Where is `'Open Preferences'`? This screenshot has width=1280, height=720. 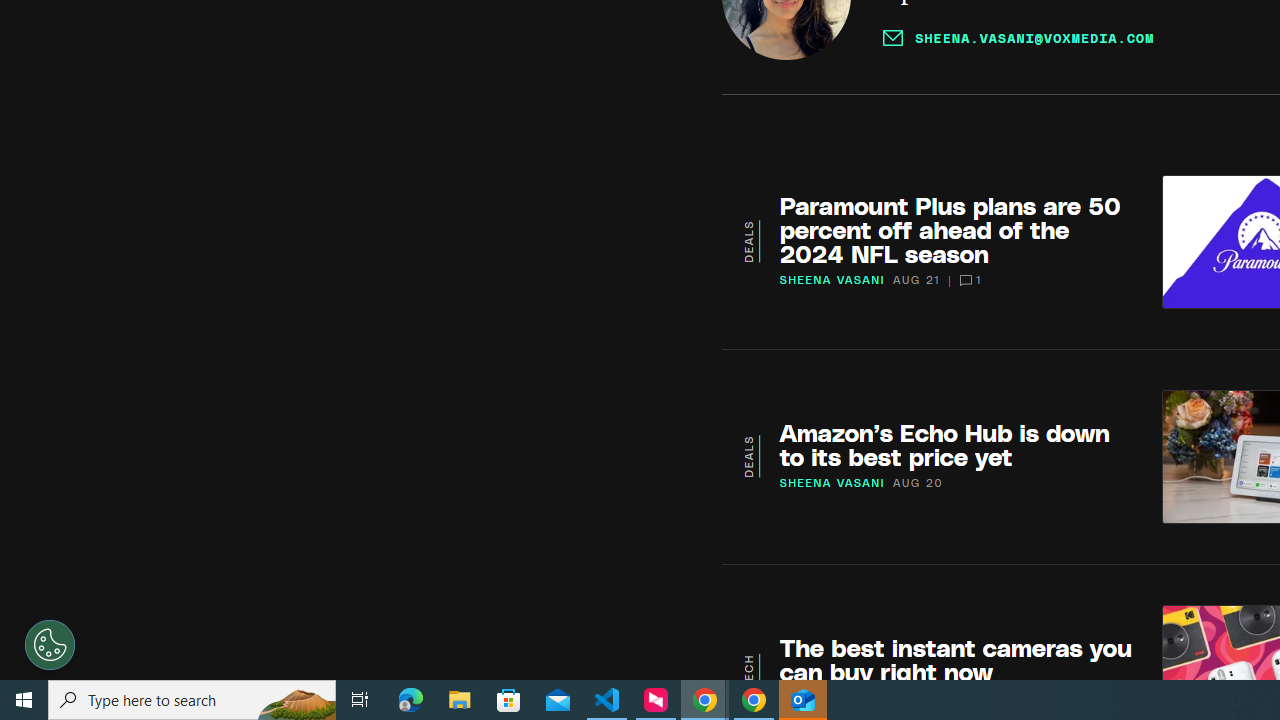
'Open Preferences' is located at coordinates (50, 645).